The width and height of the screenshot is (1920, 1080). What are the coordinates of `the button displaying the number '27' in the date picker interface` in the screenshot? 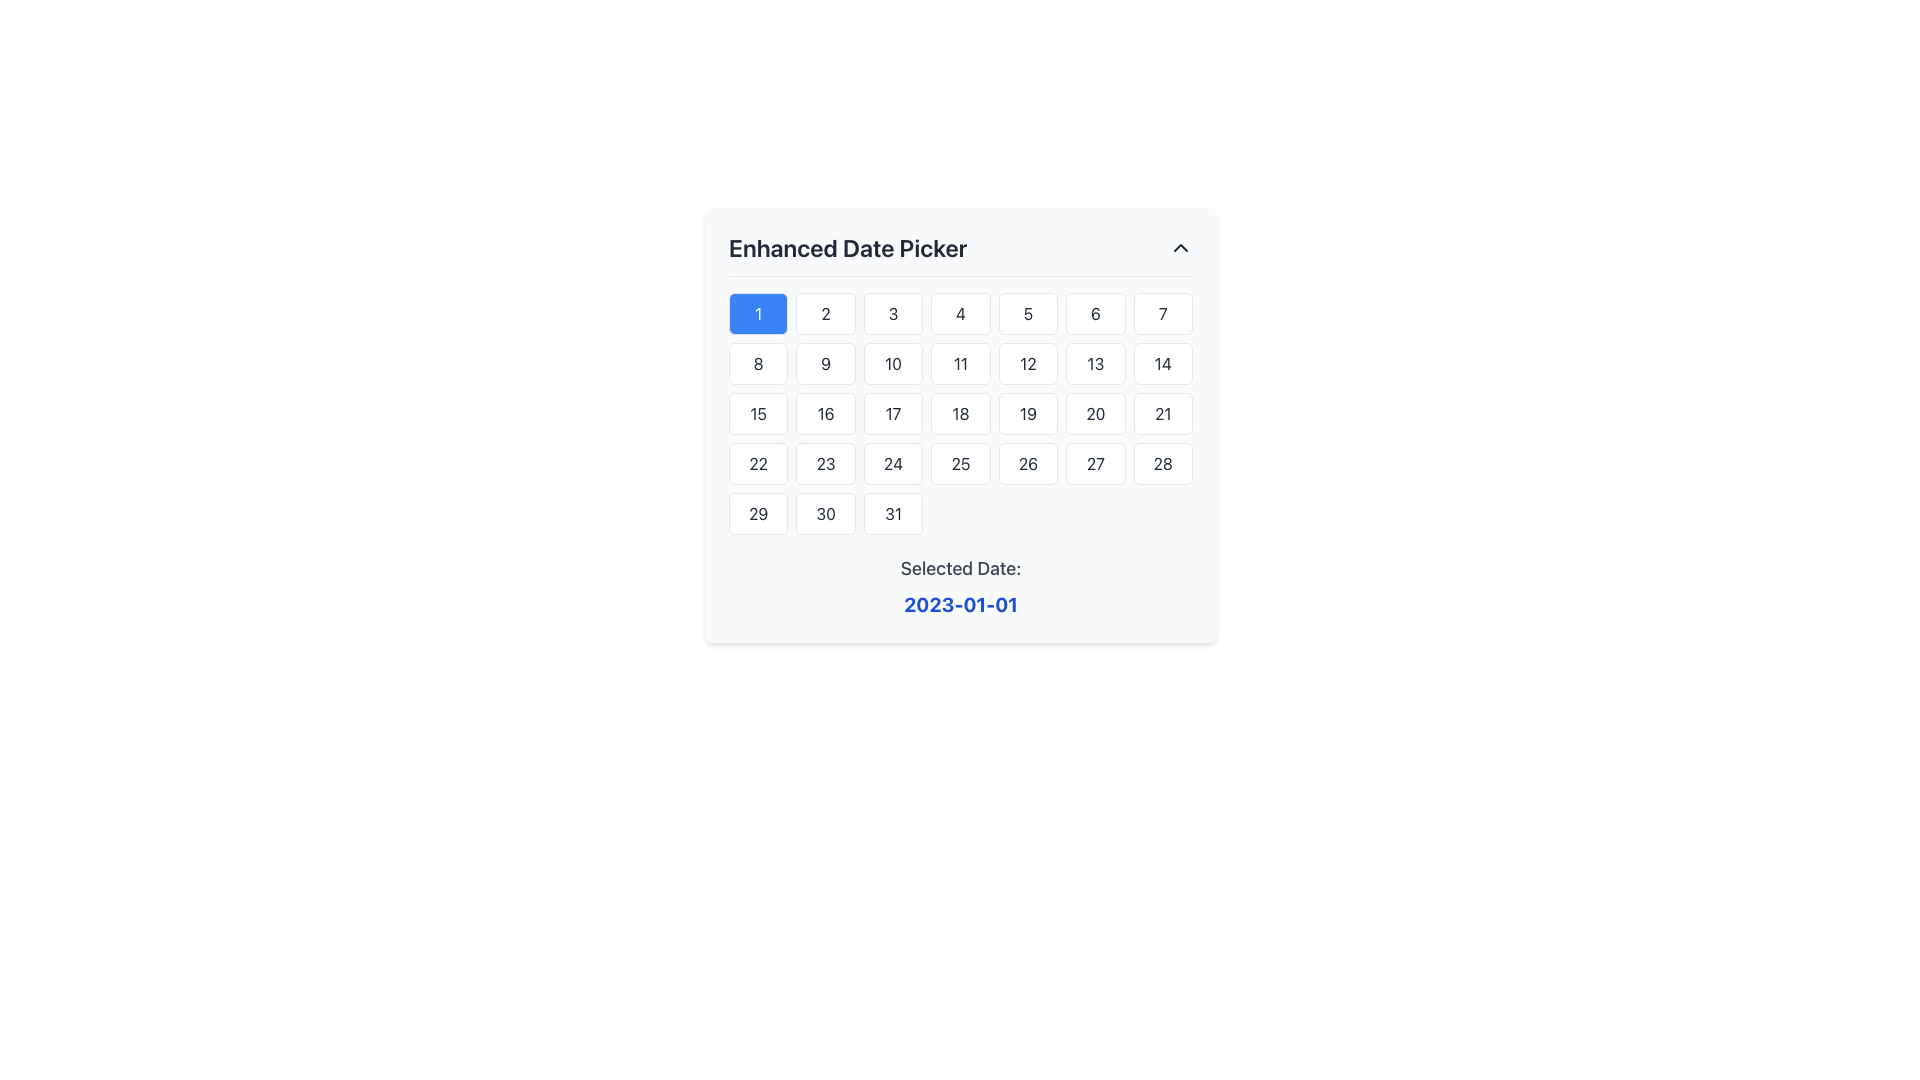 It's located at (1094, 463).